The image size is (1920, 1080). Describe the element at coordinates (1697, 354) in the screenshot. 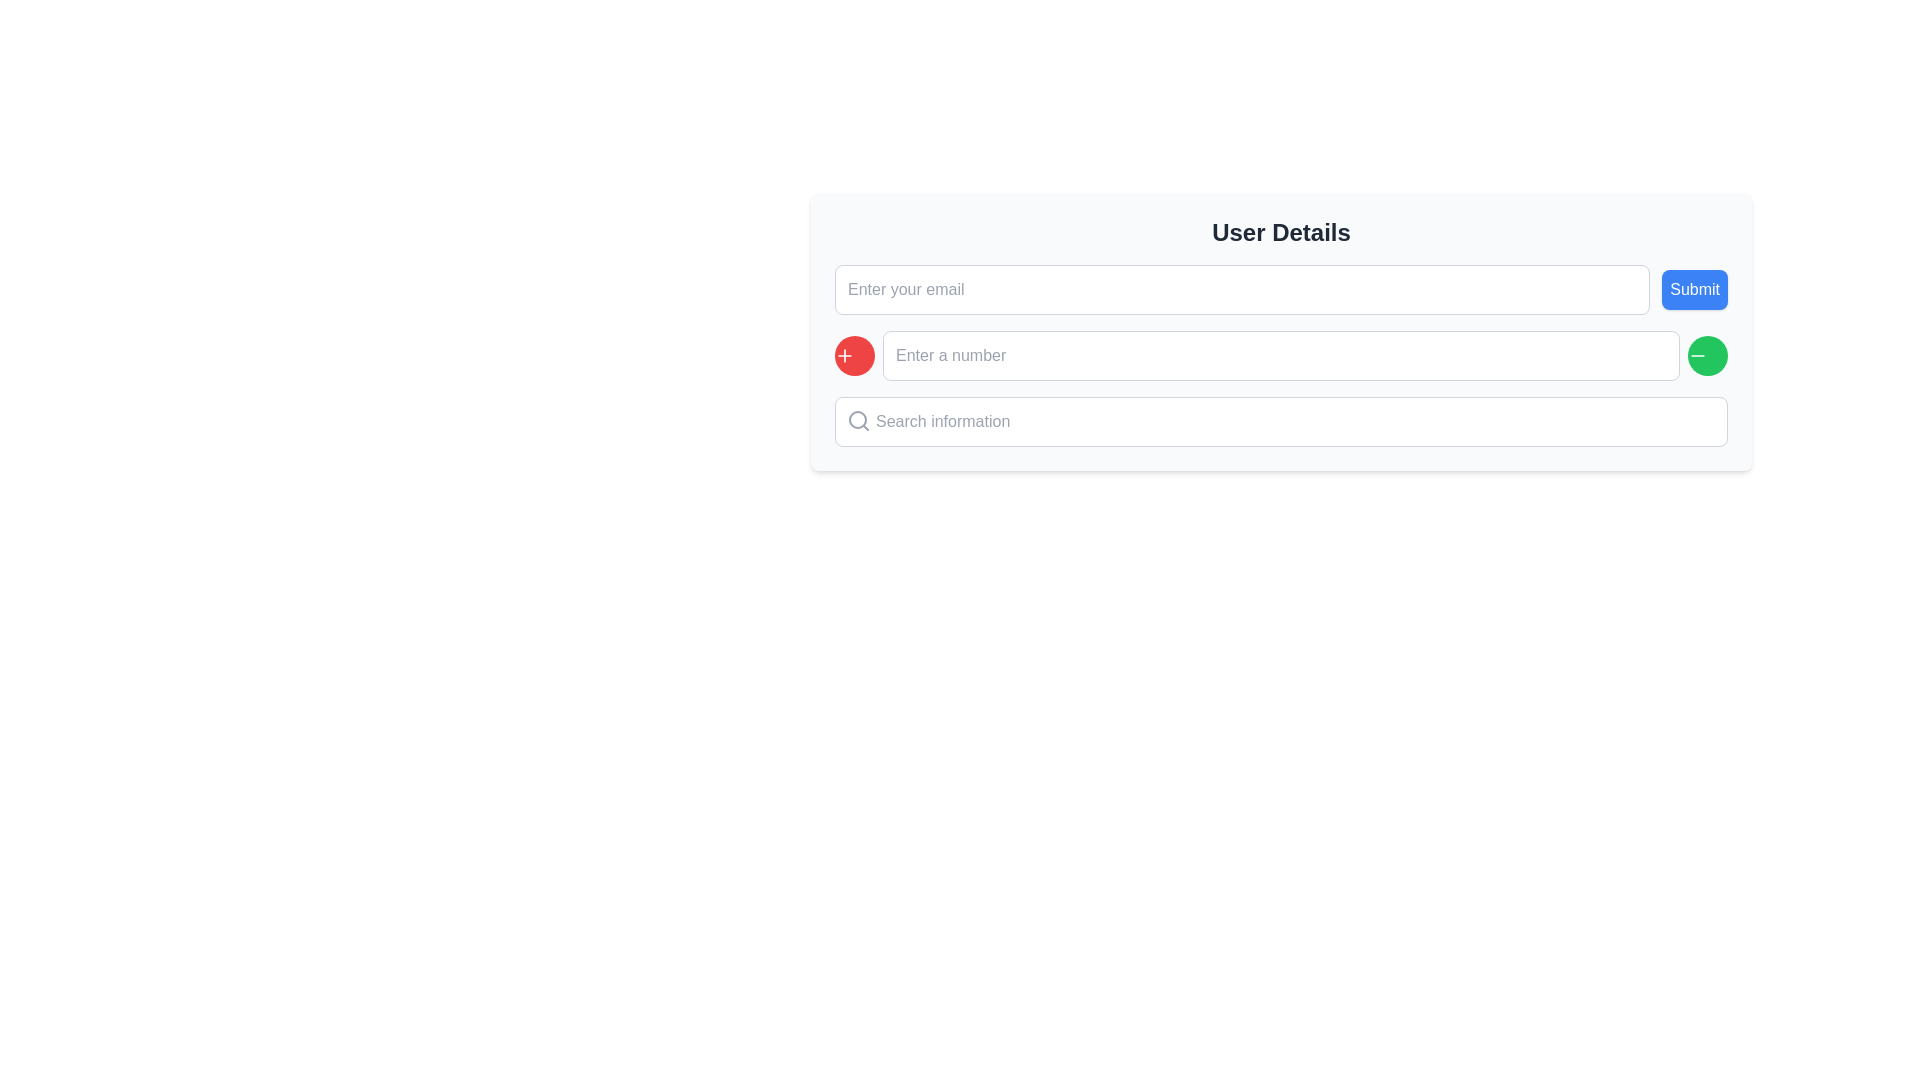

I see `the minus icon located at the center of a small green circular button` at that location.